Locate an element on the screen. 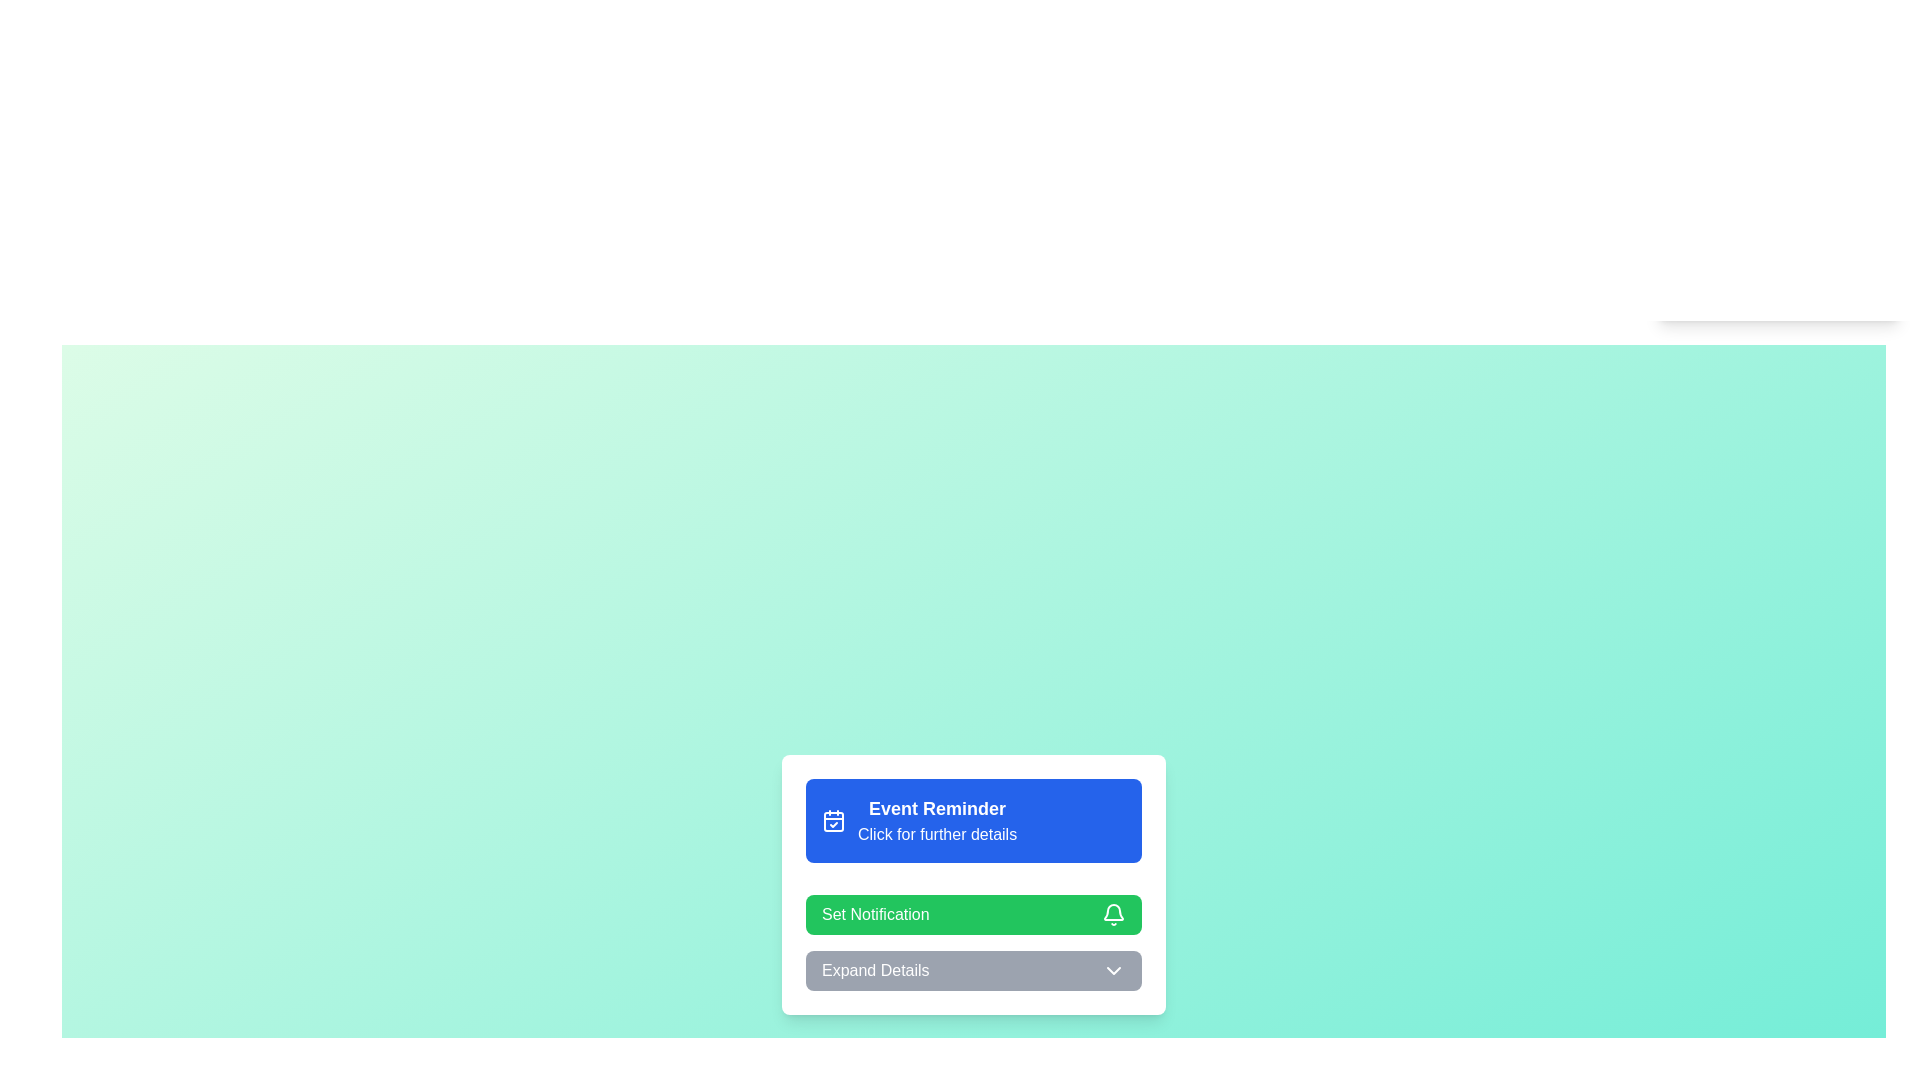 The height and width of the screenshot is (1080, 1920). the rounded rectangle icon styled in filled blue color within the calendar illustration in the SVG, which is the third element among its siblings and is located above the 'Event Reminder' heading is located at coordinates (834, 821).